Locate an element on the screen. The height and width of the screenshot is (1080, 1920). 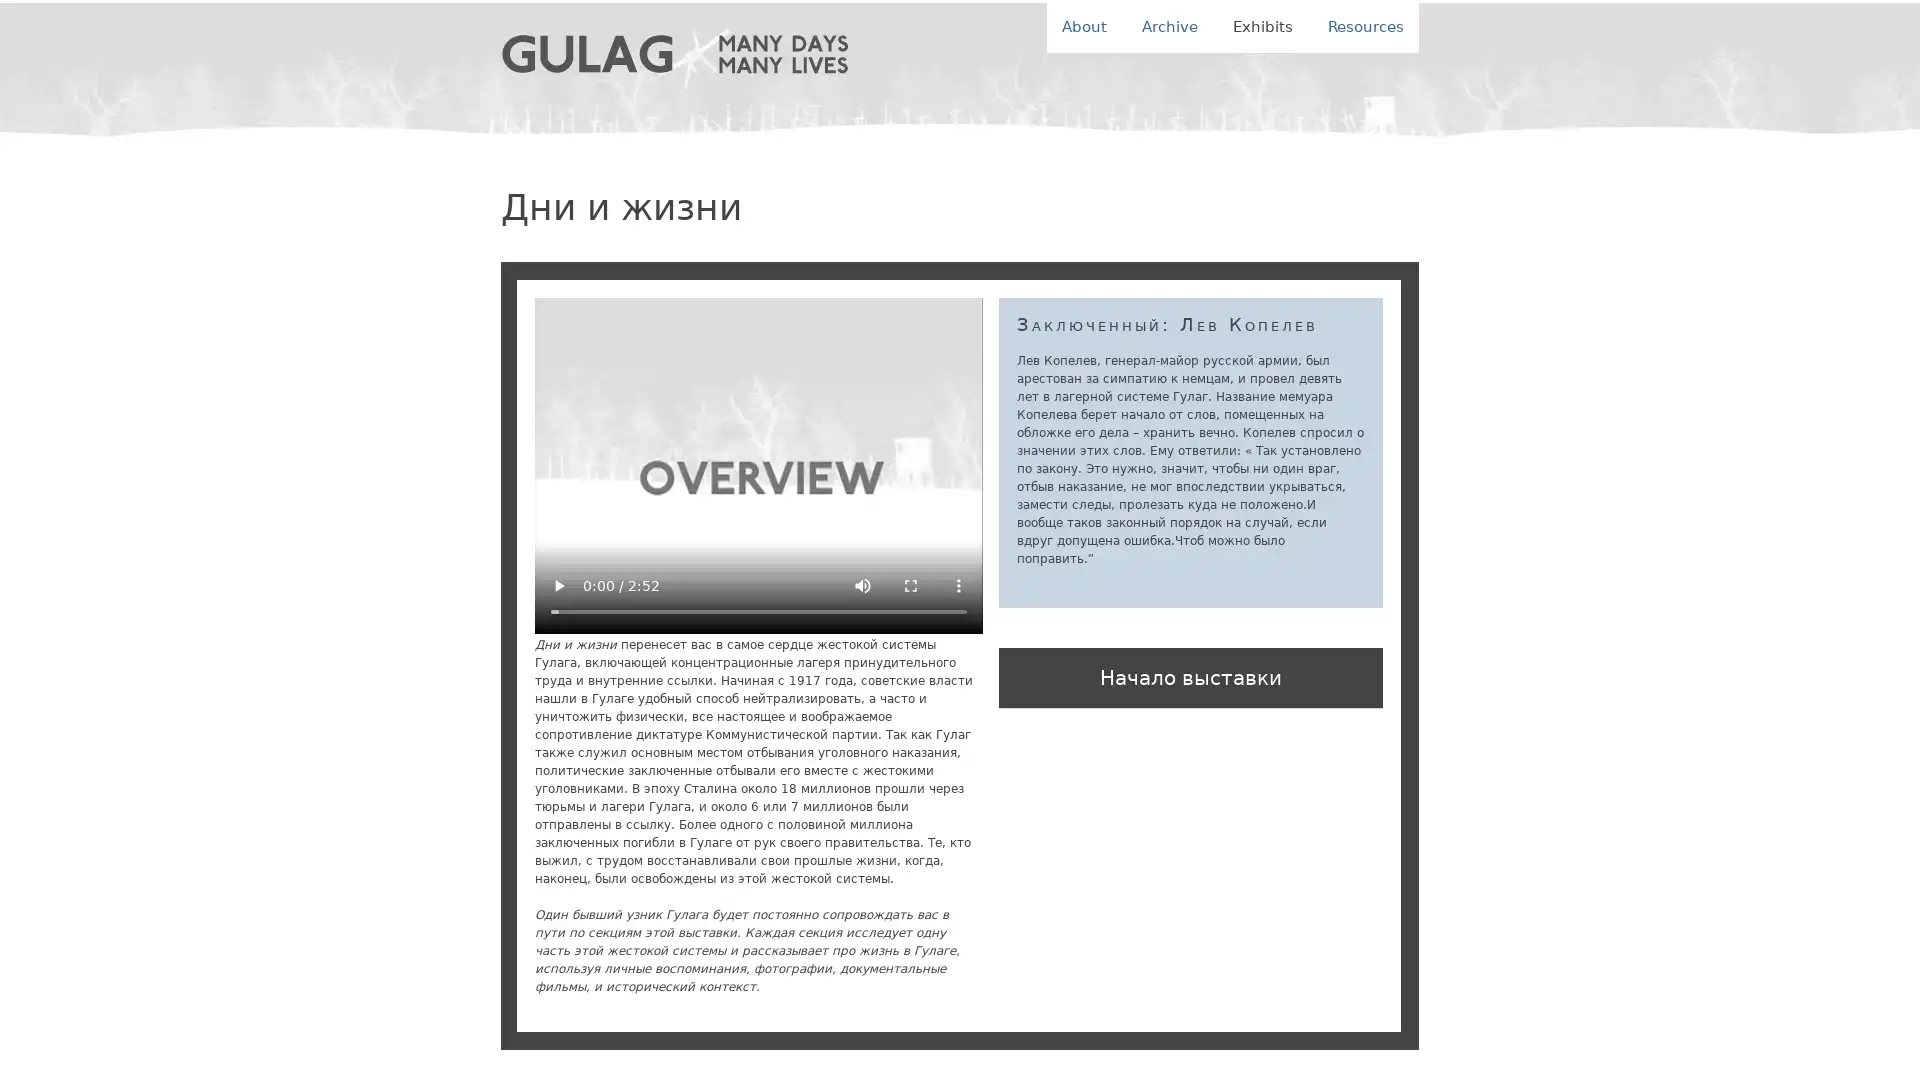
play is located at coordinates (558, 585).